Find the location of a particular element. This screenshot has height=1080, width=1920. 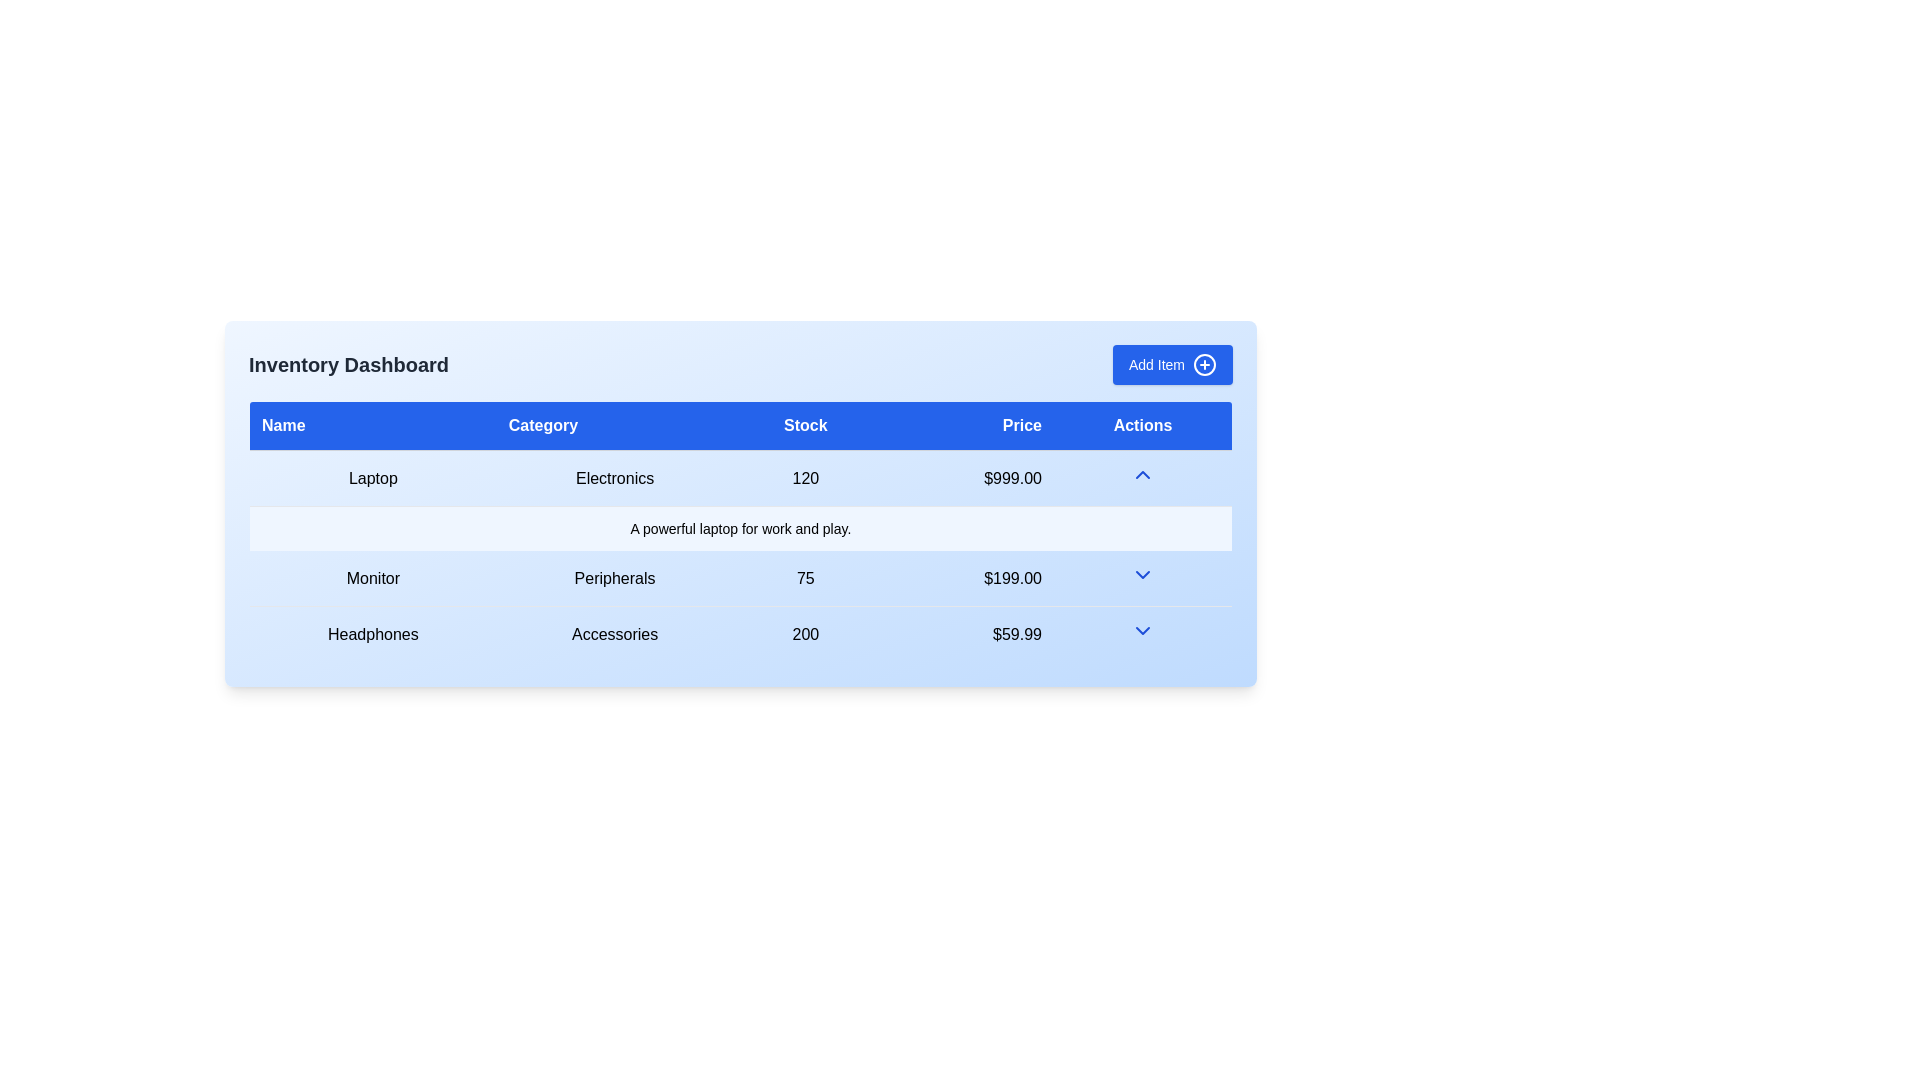

the Interactive icon located at the rightmost part of the 'Laptop' entry row in the table is located at coordinates (1142, 474).